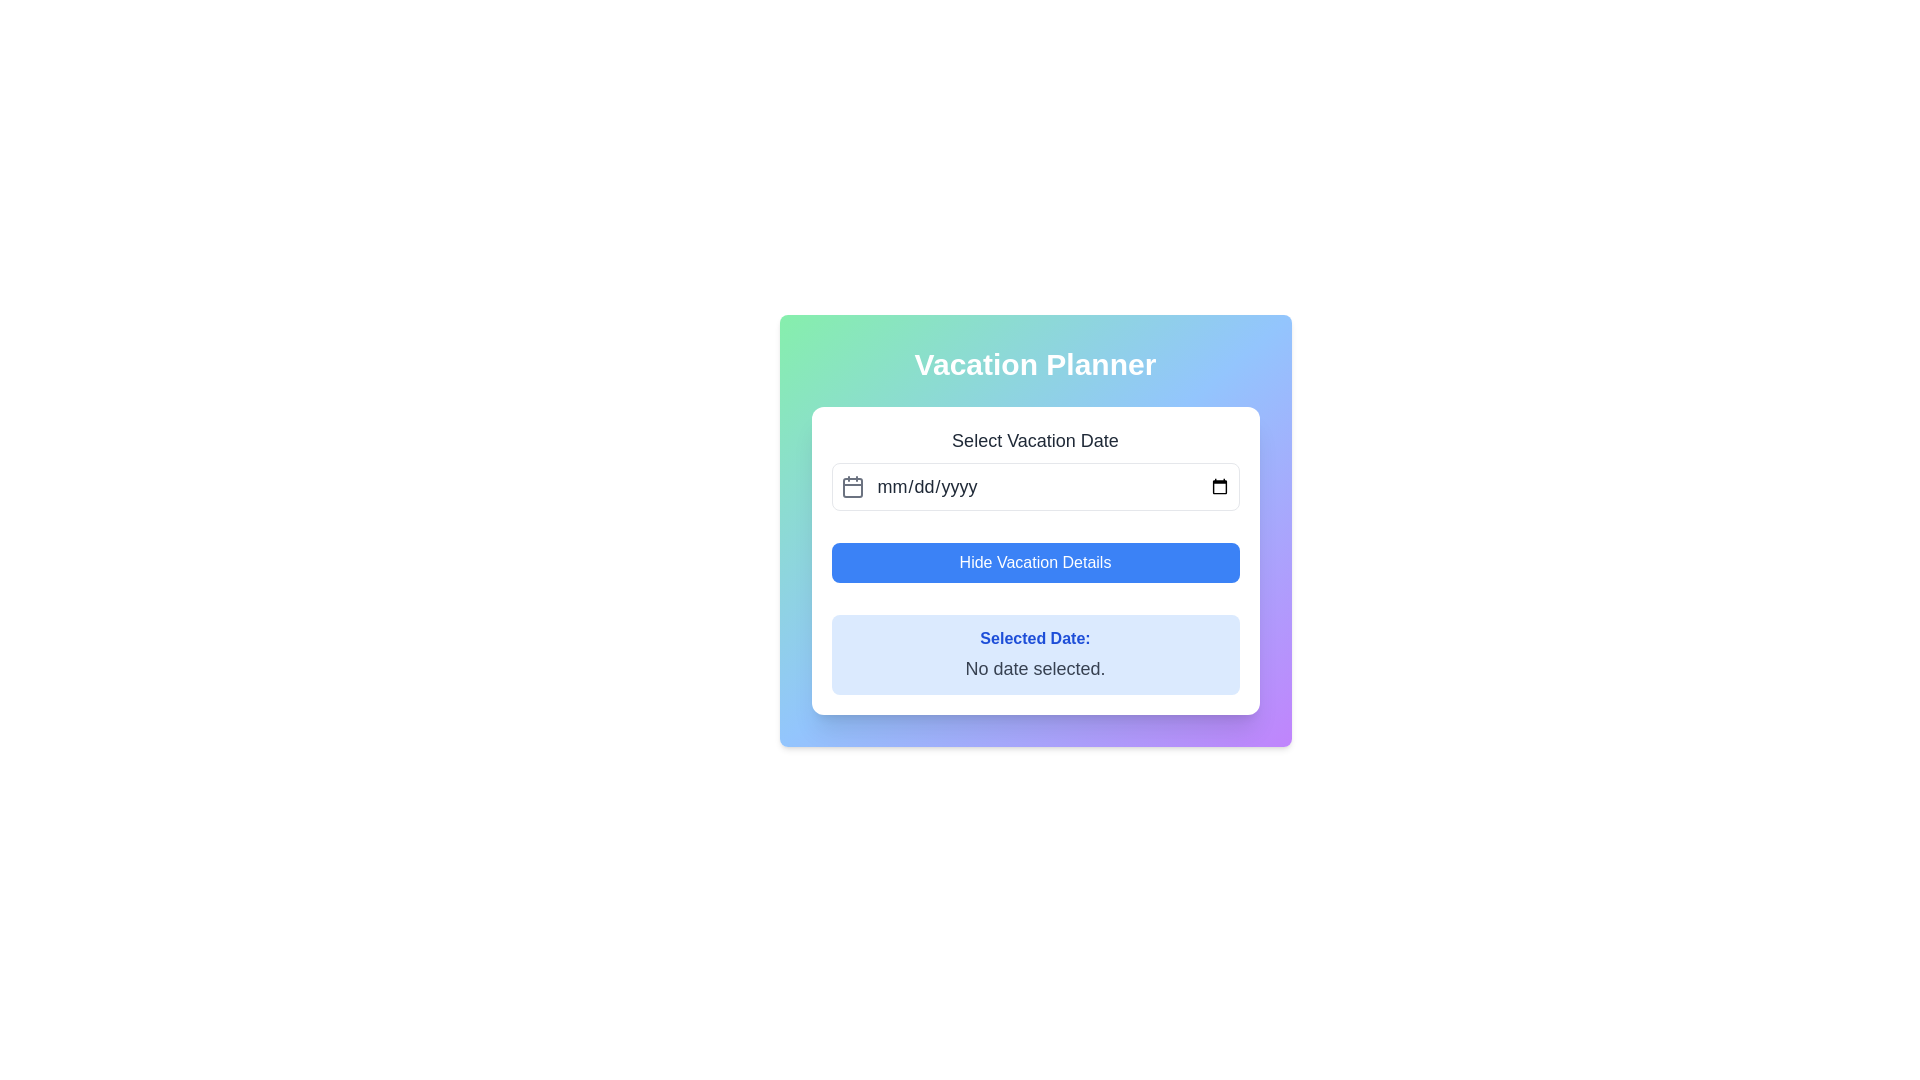 This screenshot has width=1920, height=1080. What do you see at coordinates (1035, 439) in the screenshot?
I see `the static text label that contains 'Select Vacation Date', which is positioned centrally at the top of the form section above the date input area` at bounding box center [1035, 439].